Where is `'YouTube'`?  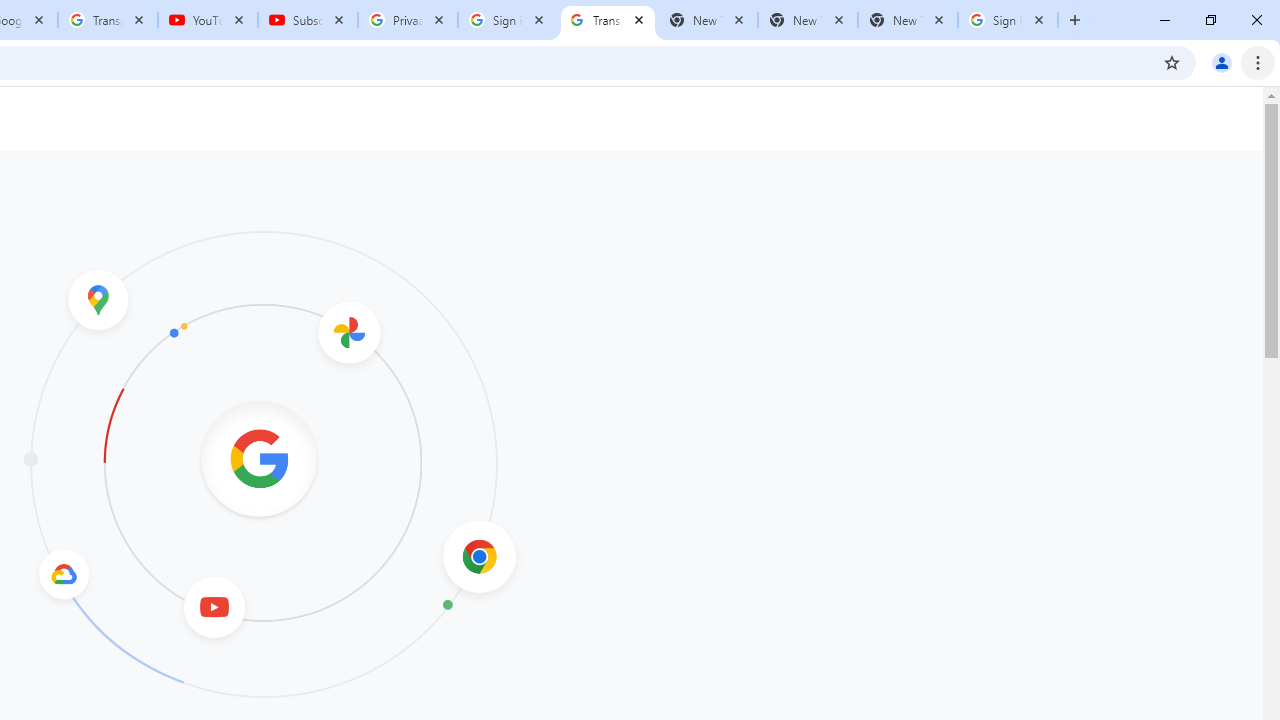 'YouTube' is located at coordinates (208, 20).